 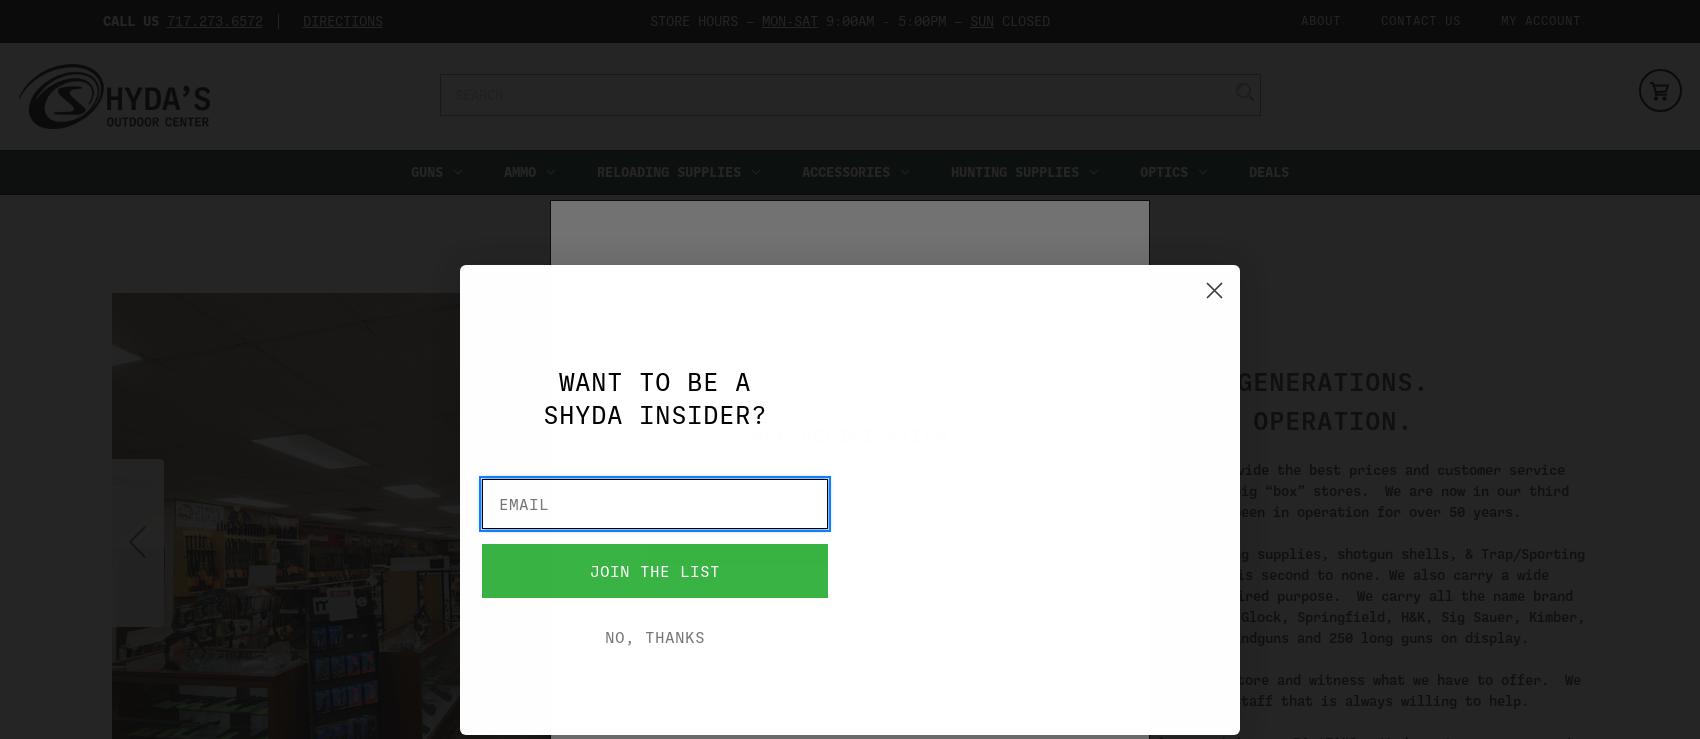 What do you see at coordinates (1267, 171) in the screenshot?
I see `'DEALS'` at bounding box center [1267, 171].